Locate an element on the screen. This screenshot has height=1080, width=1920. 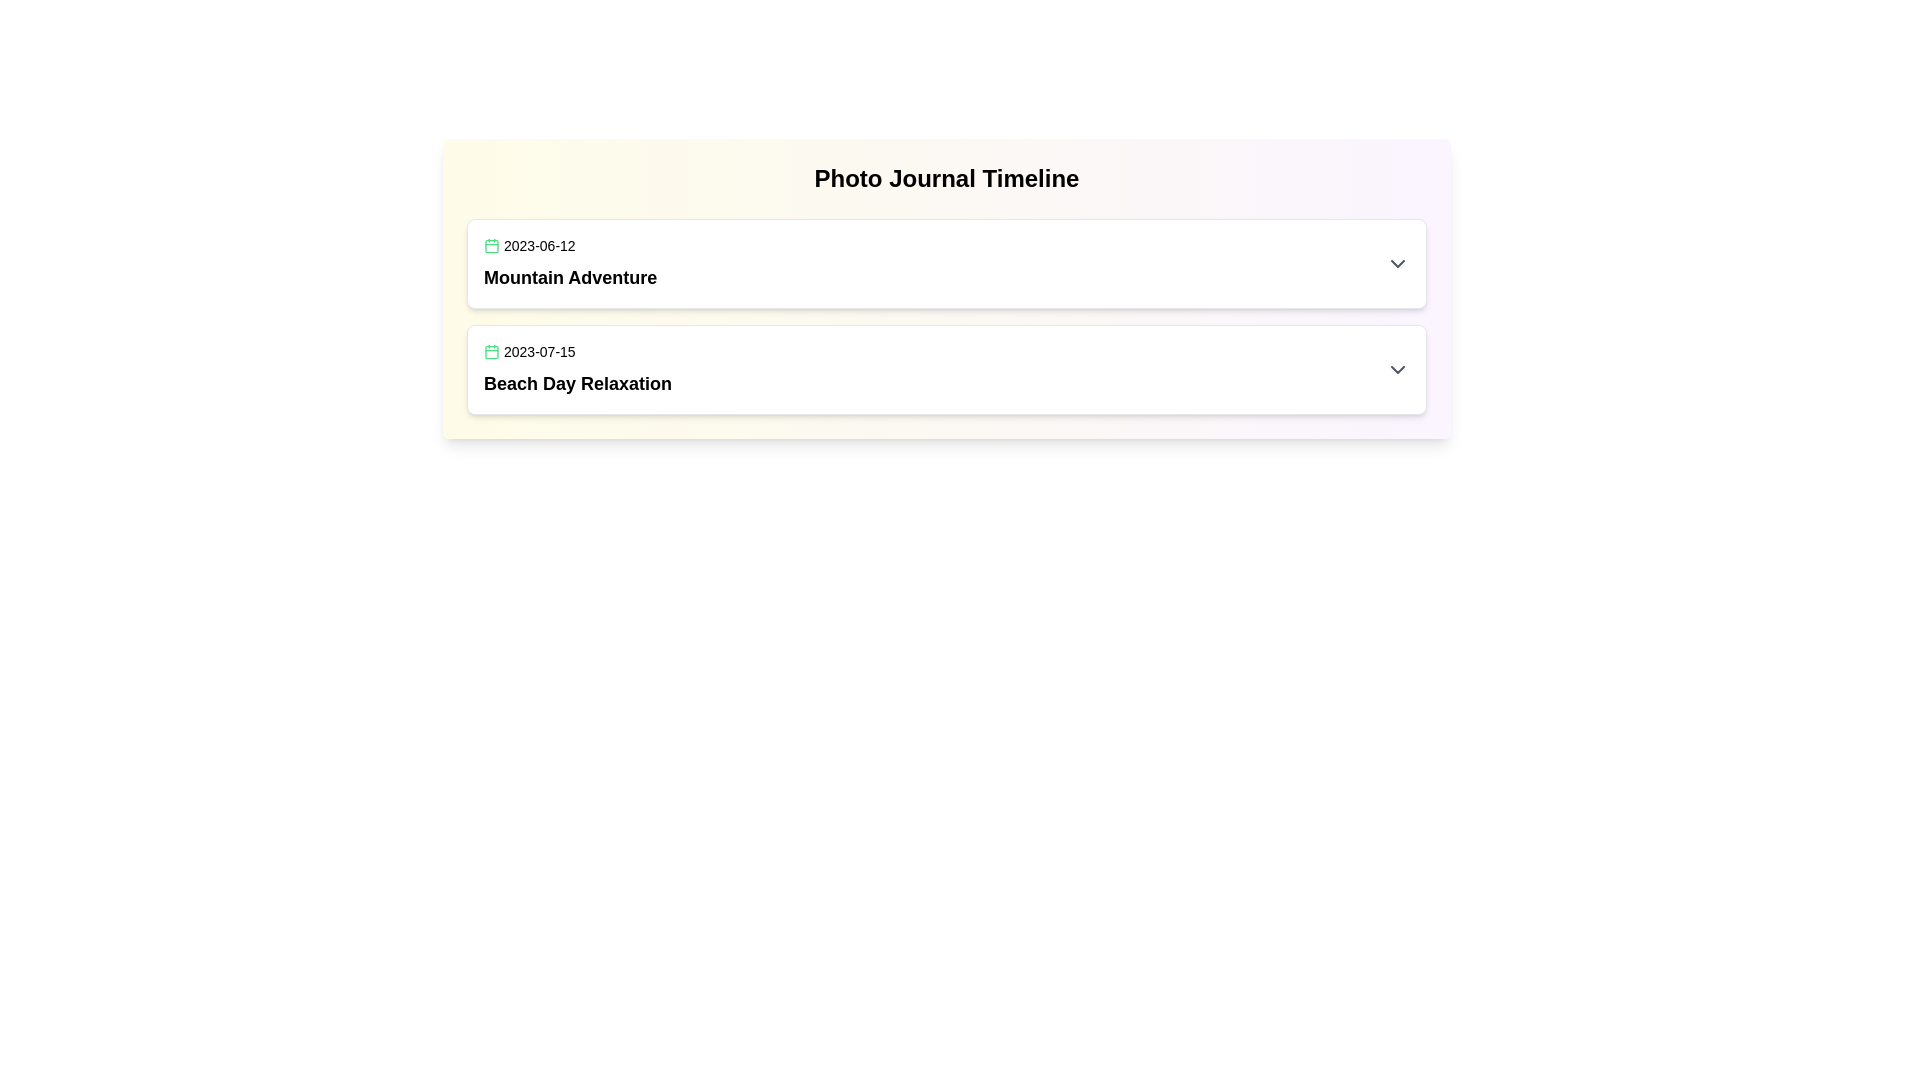
the prominent text element displaying 'Mountain Adventure' to highlight it is located at coordinates (569, 277).